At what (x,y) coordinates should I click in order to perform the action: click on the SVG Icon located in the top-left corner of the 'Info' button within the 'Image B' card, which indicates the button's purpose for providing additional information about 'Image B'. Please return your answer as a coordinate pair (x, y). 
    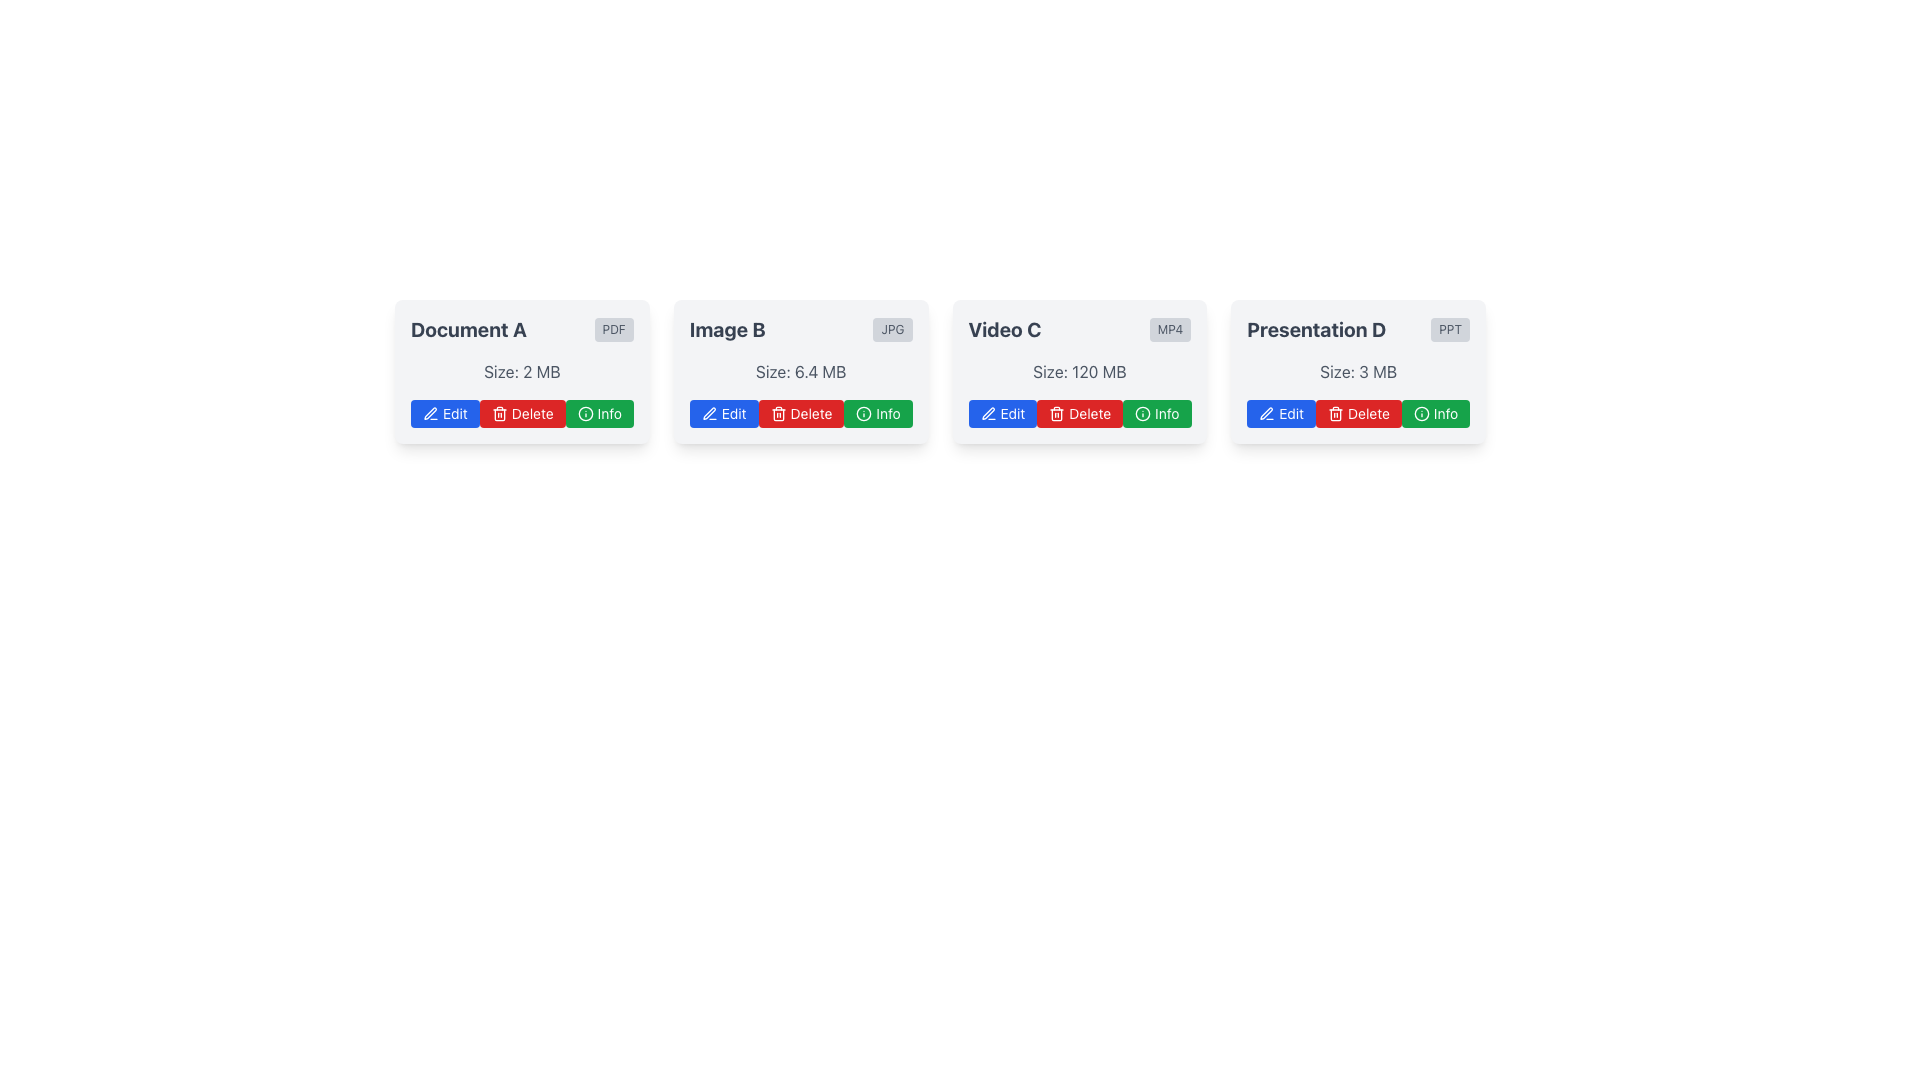
    Looking at the image, I should click on (864, 412).